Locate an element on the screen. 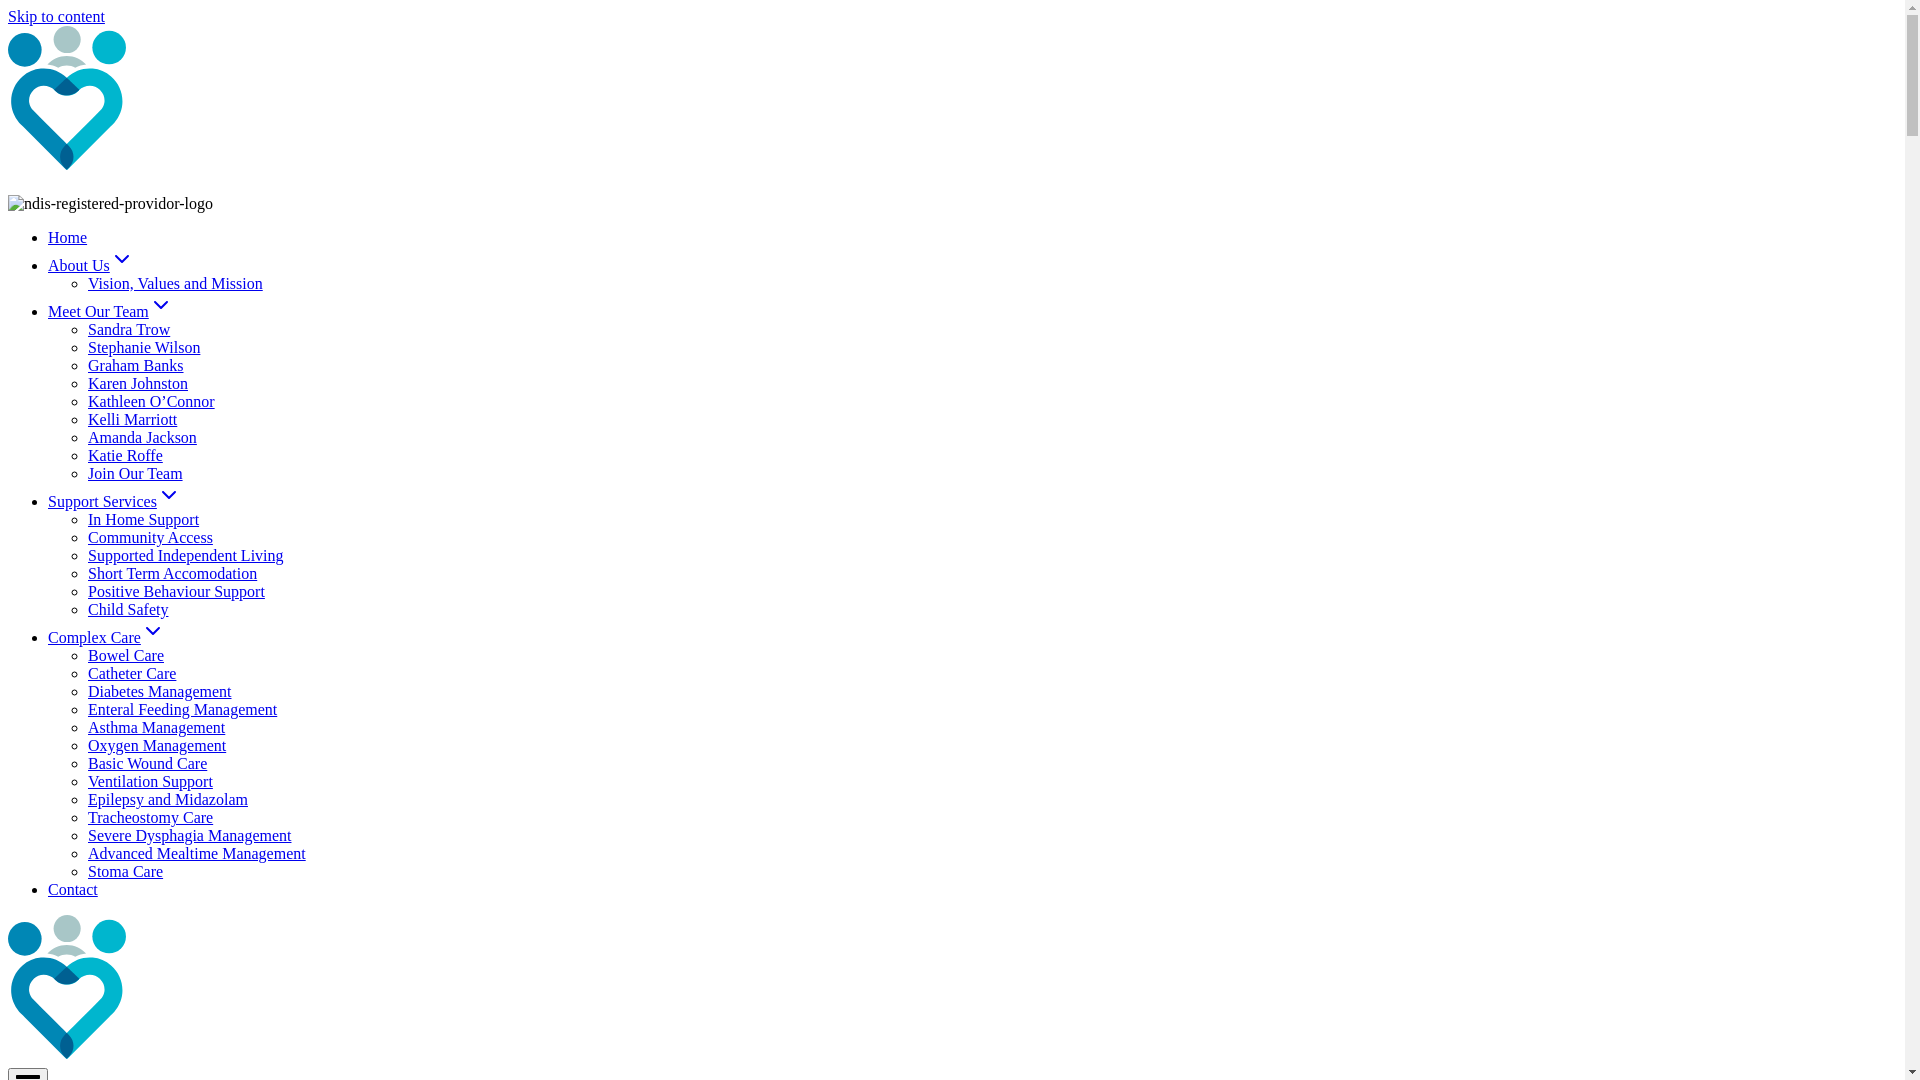 This screenshot has height=1080, width=1920. 'Inclusive Support Service logo - white text' is located at coordinates (240, 988).